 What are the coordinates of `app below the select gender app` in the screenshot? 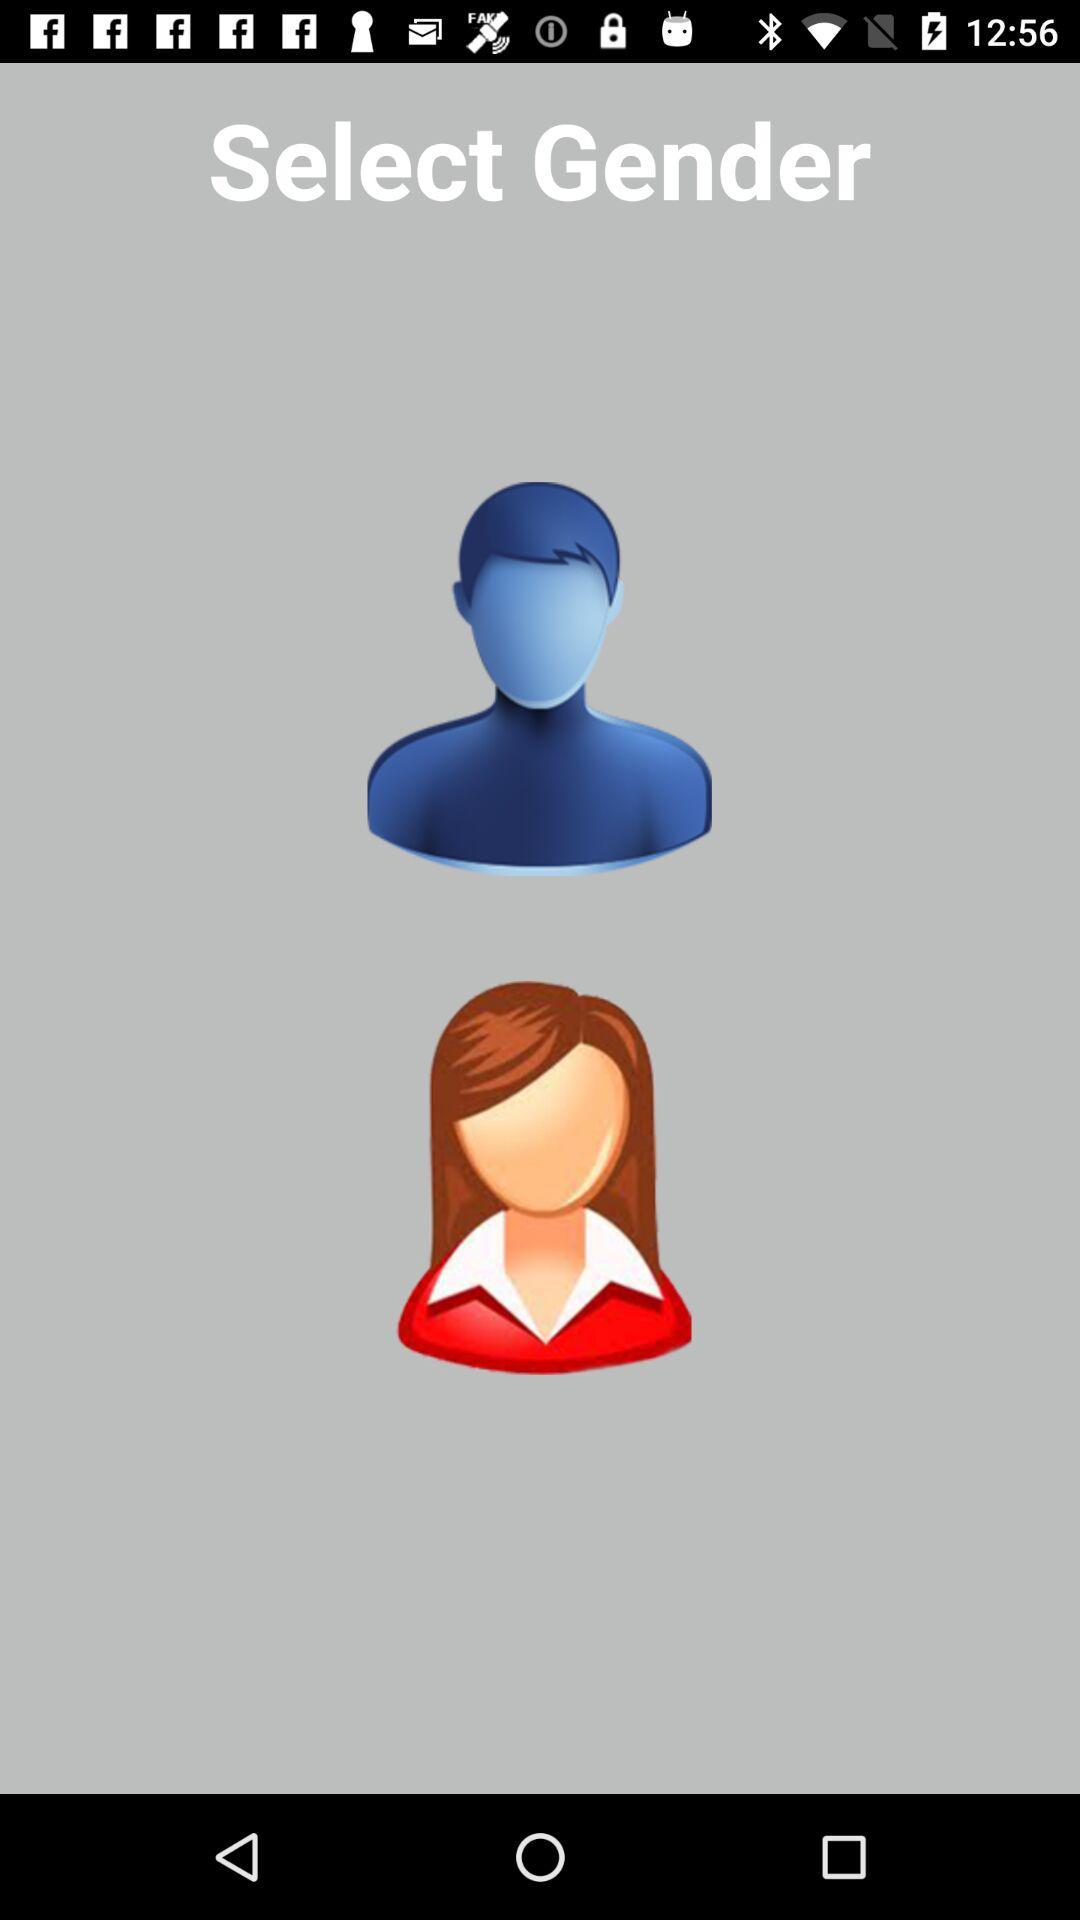 It's located at (538, 679).